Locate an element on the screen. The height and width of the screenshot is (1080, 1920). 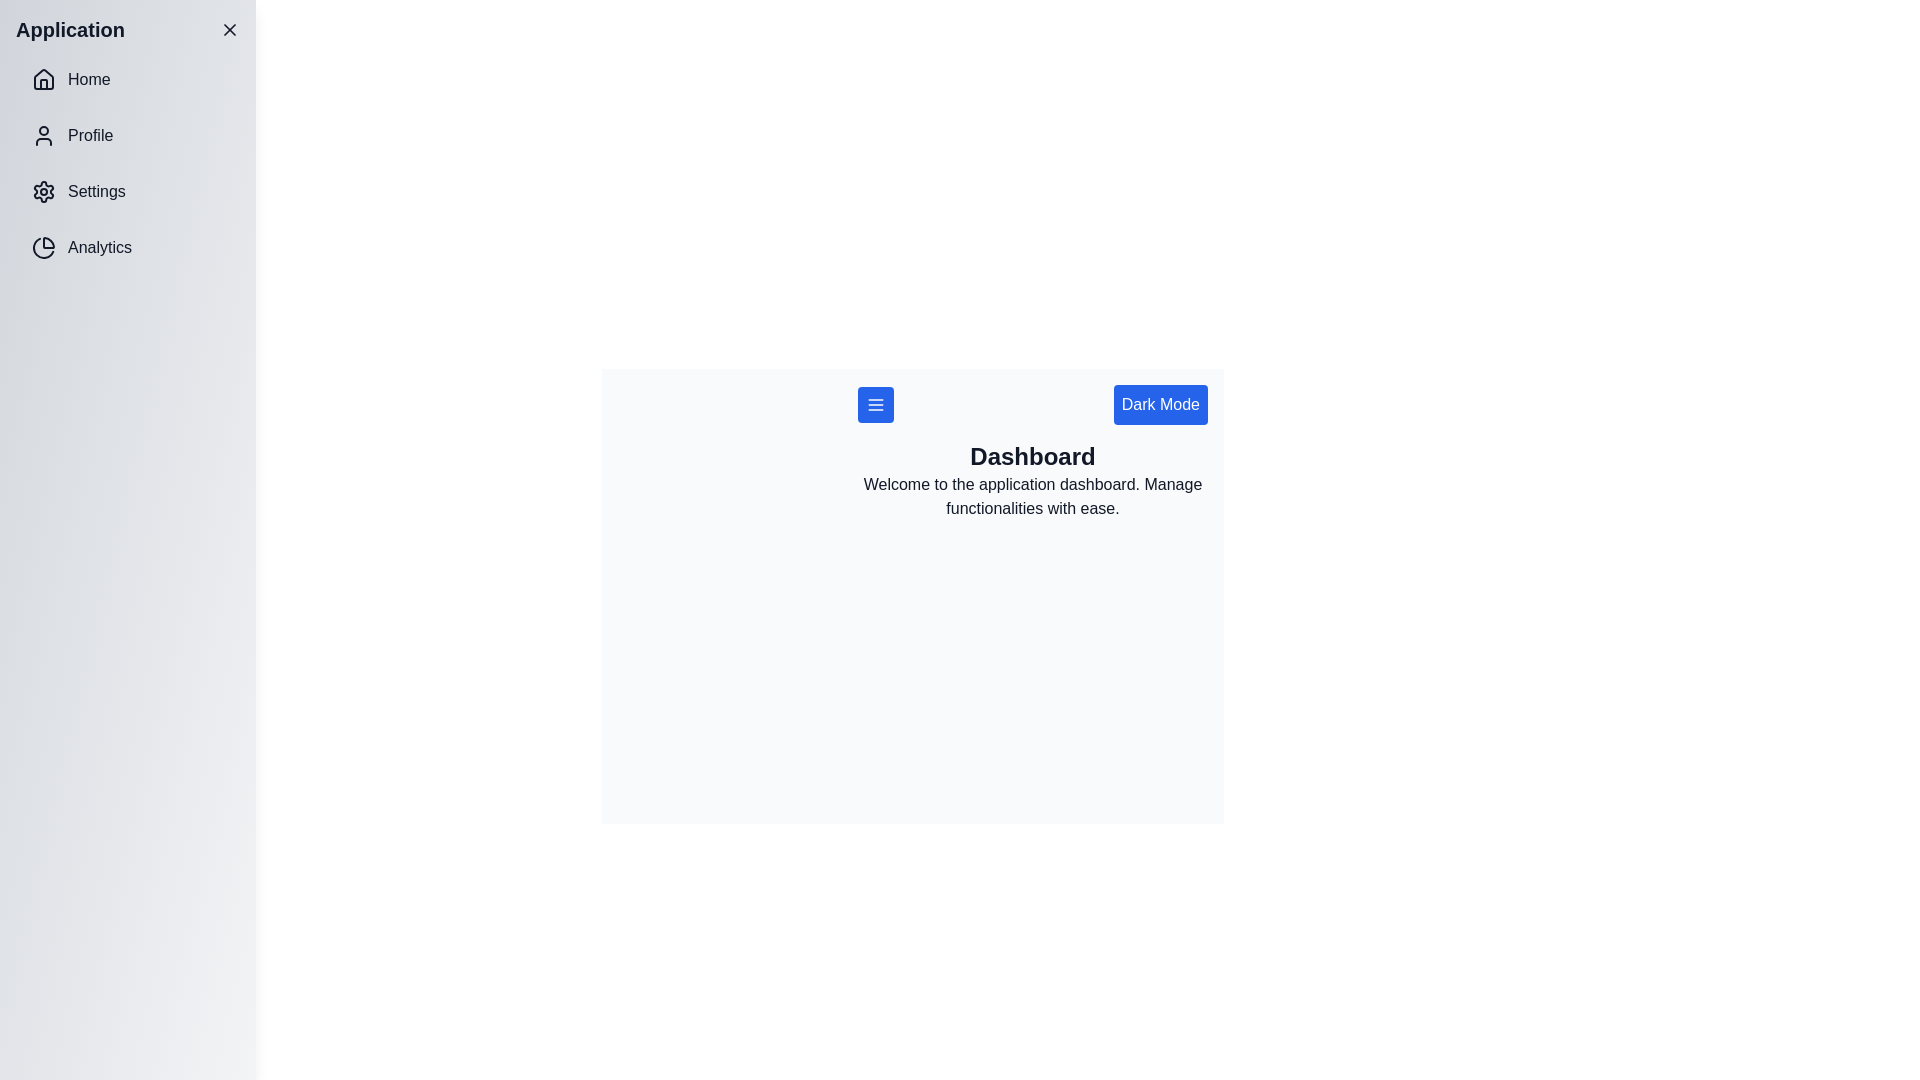
the close button located at the top-right corner of the navigation sidebar is located at coordinates (230, 30).